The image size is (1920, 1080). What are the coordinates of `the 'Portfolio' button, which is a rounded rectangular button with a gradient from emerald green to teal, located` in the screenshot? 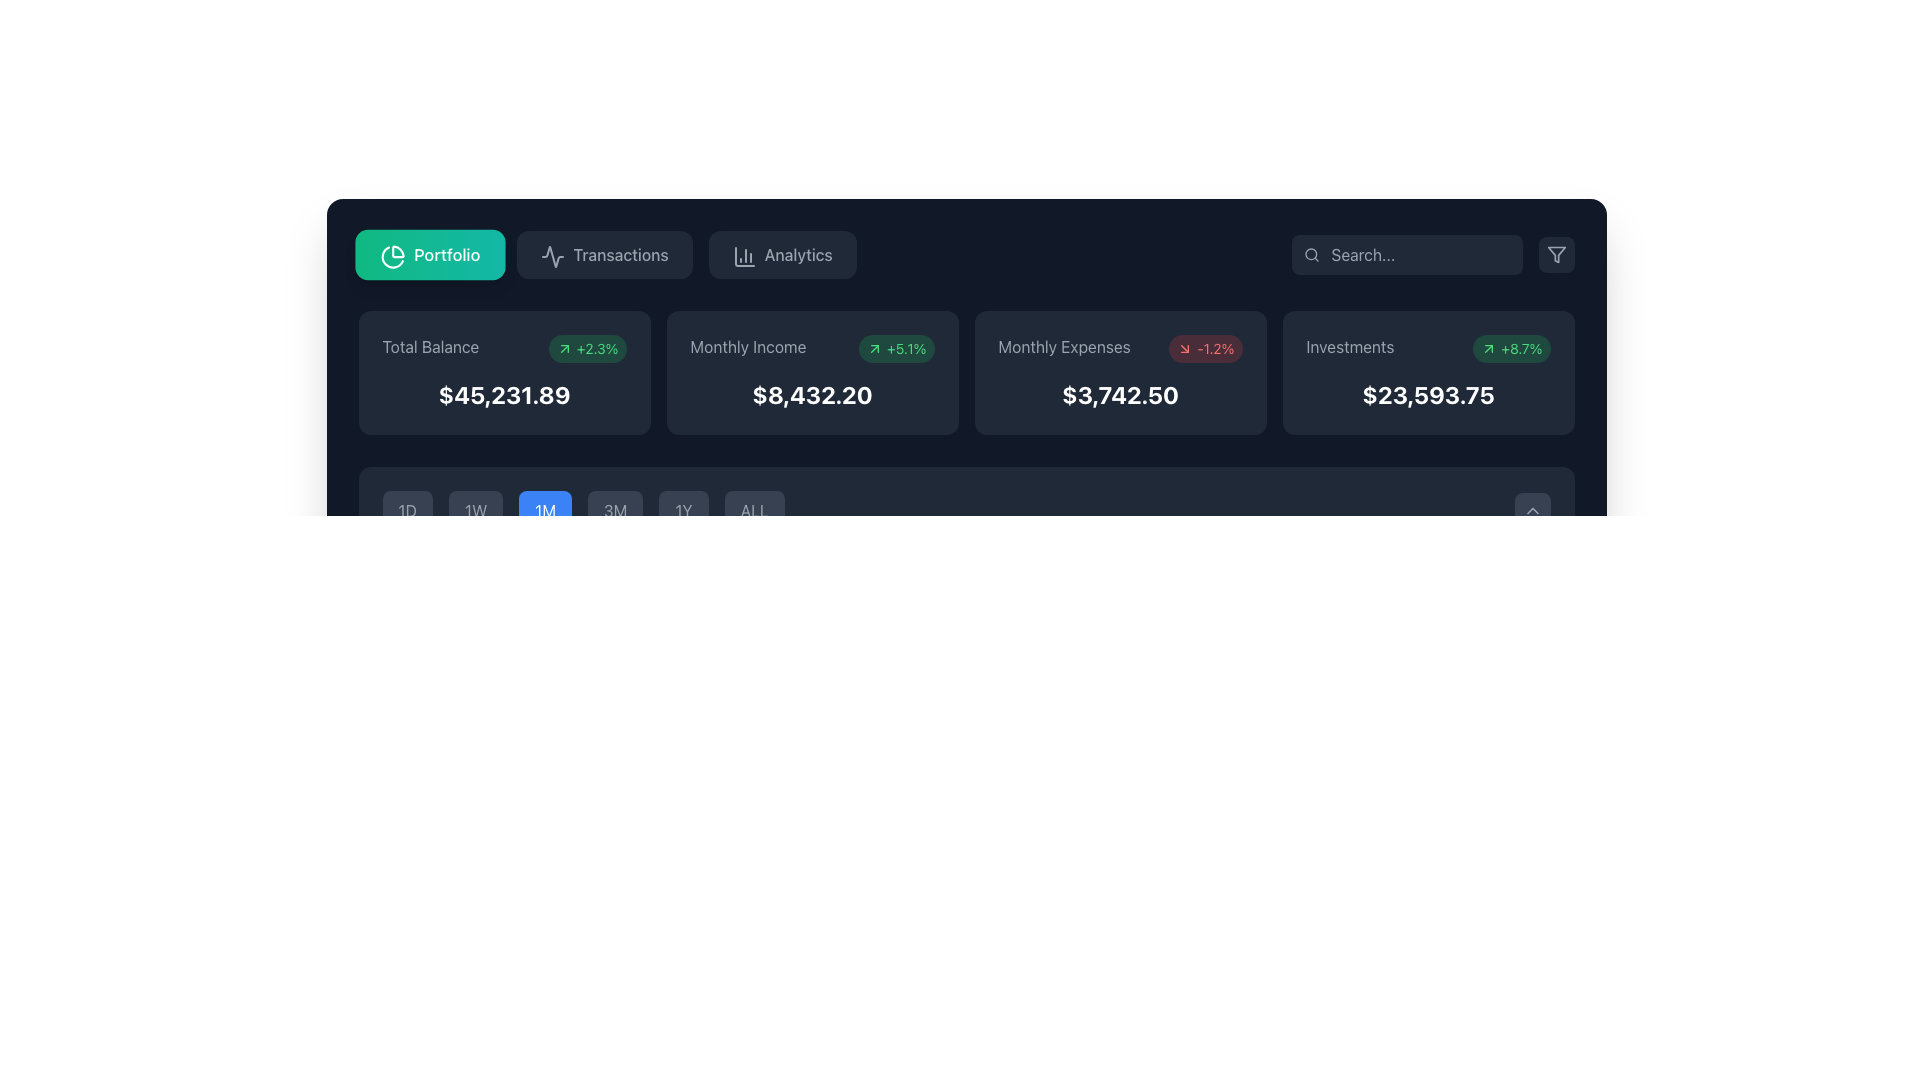 It's located at (428, 253).